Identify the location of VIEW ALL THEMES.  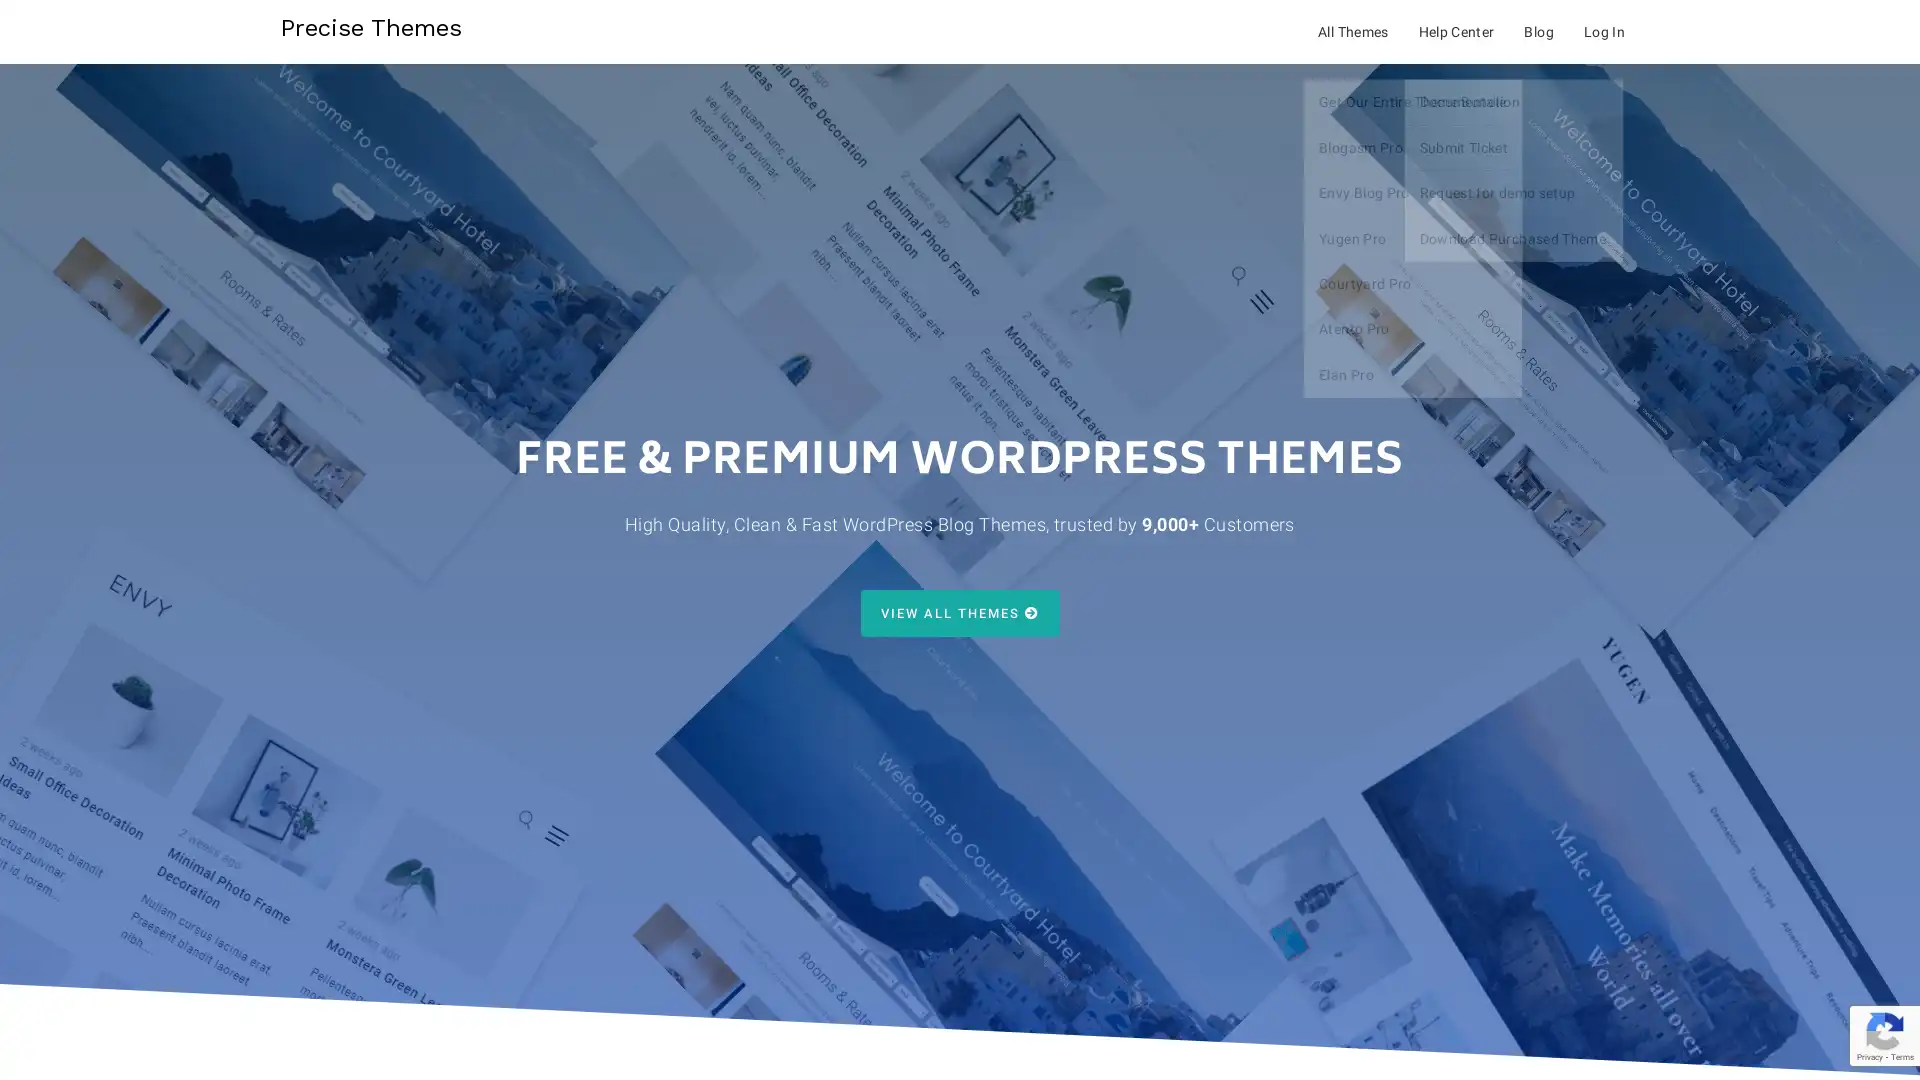
(958, 612).